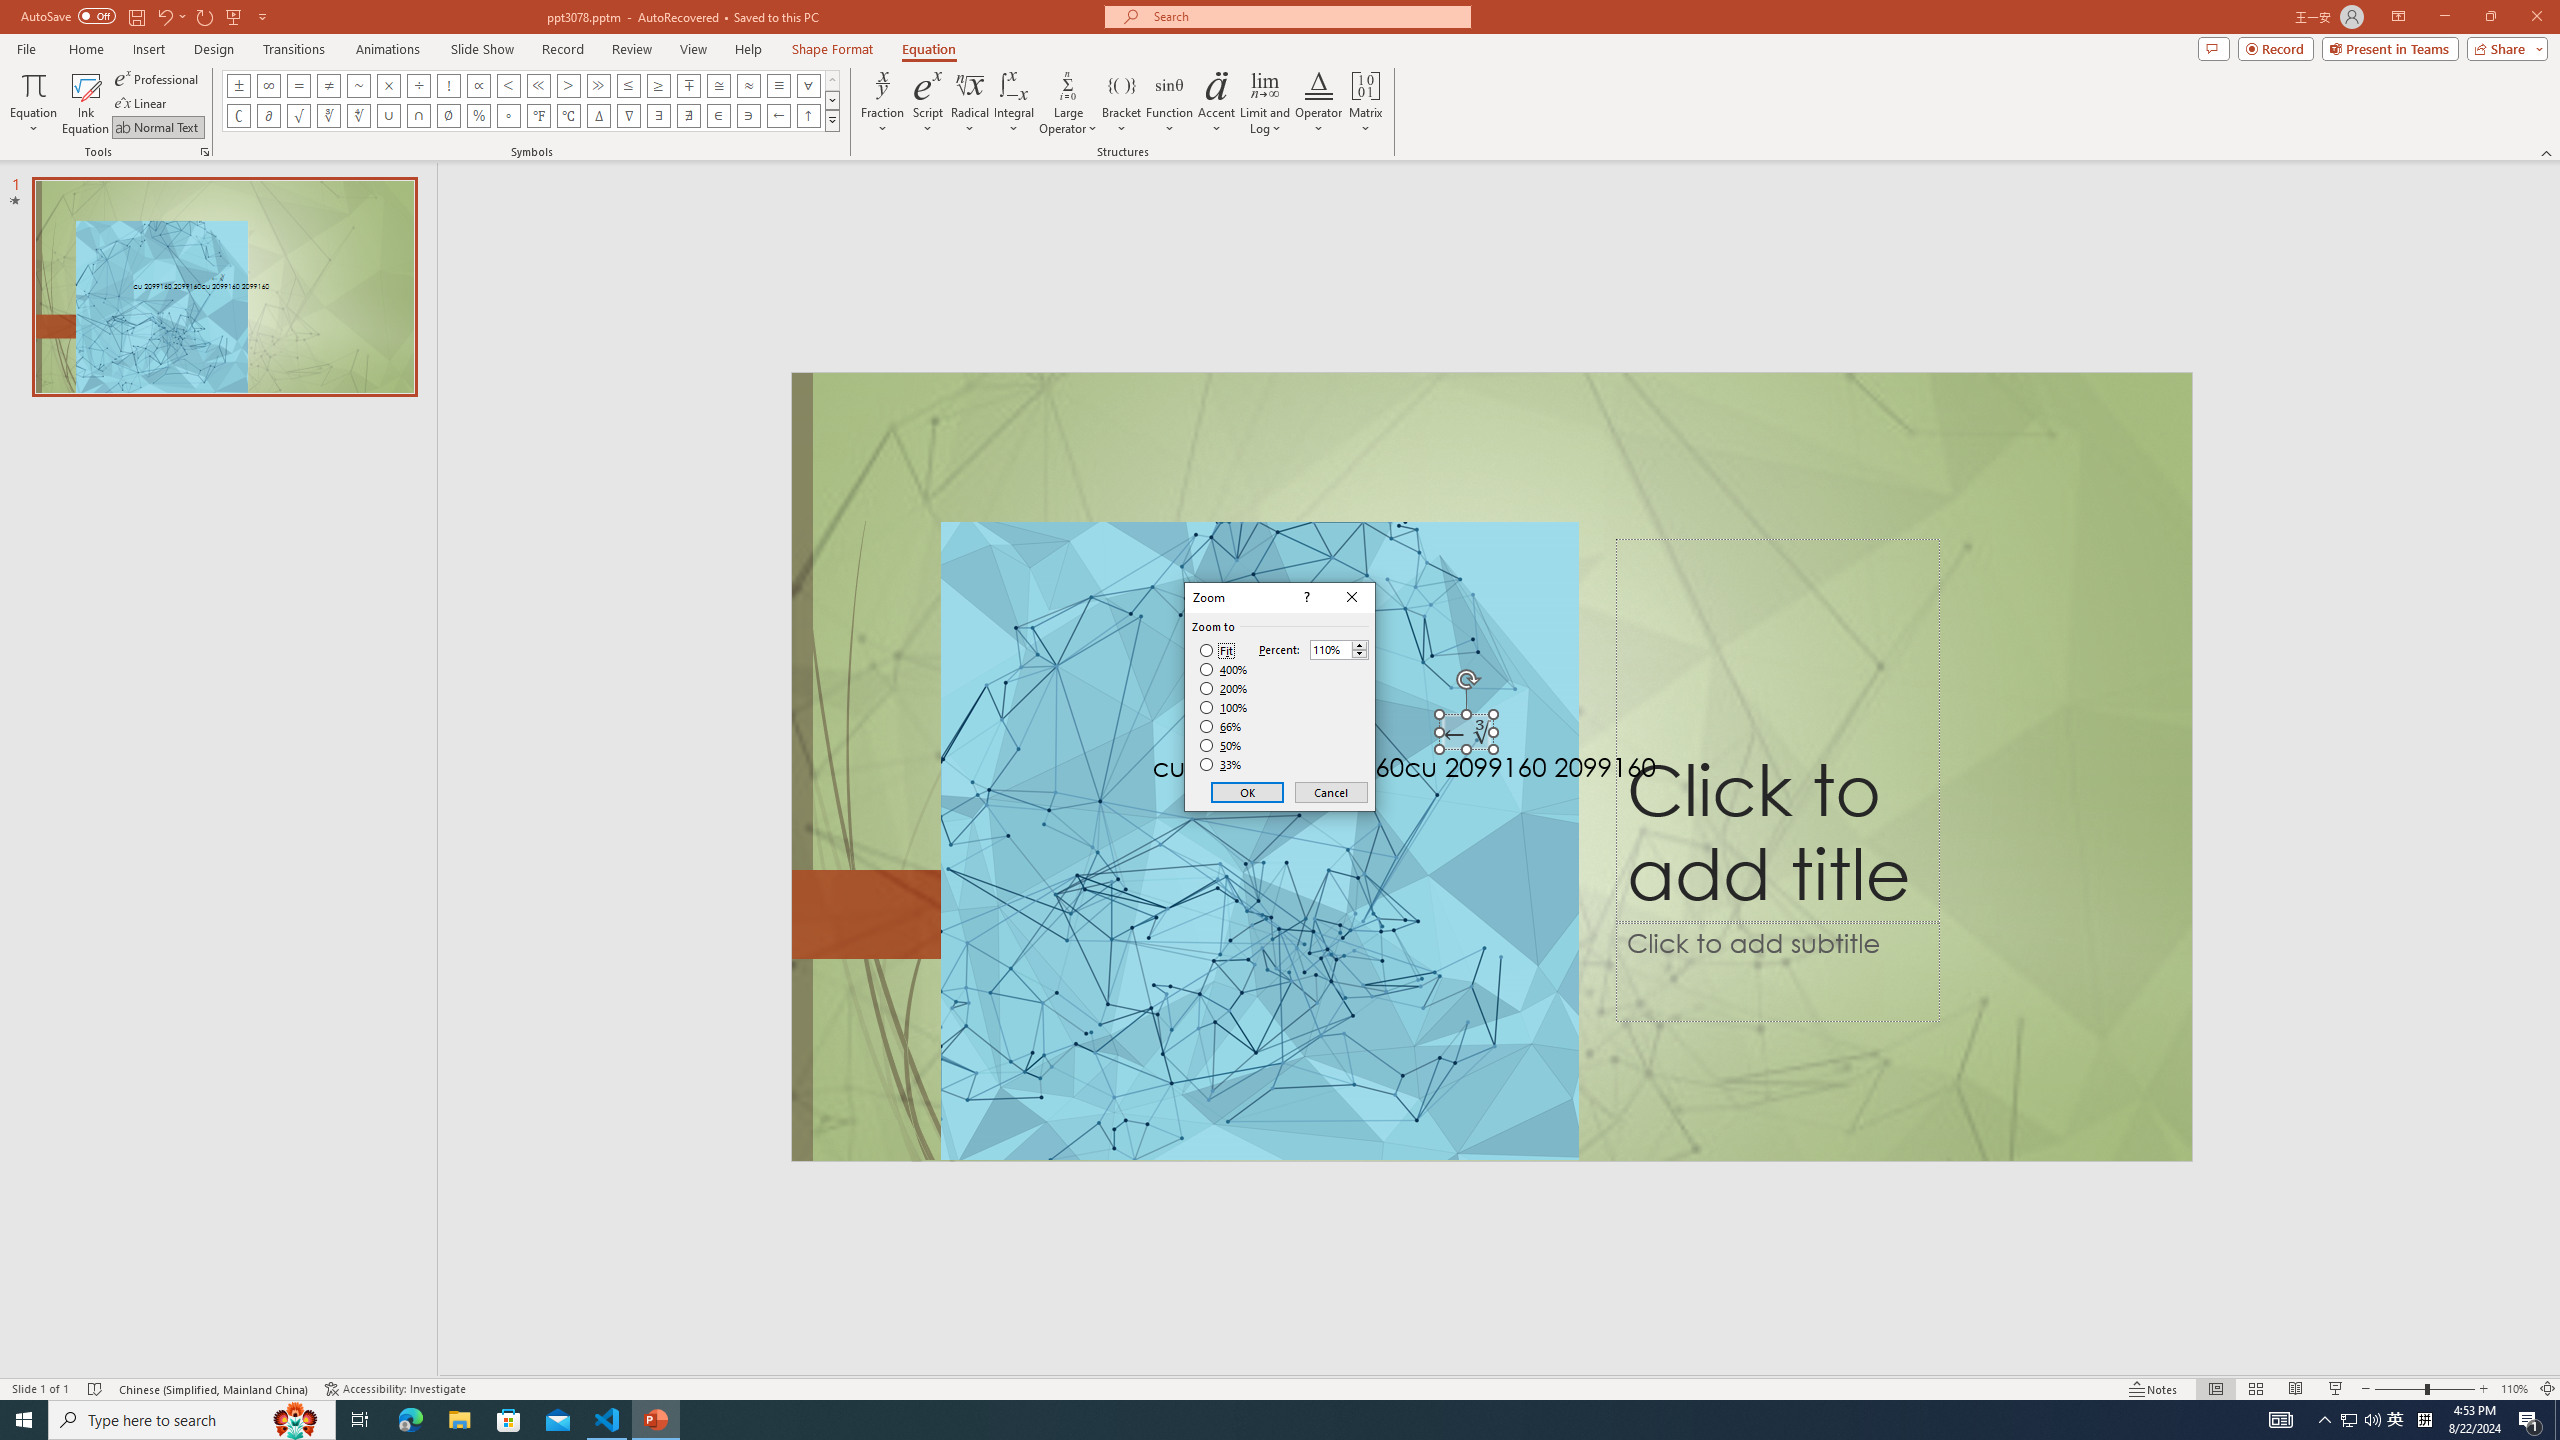 The image size is (2560, 1440). I want to click on 'Equation Symbol Up Arrow', so click(807, 114).